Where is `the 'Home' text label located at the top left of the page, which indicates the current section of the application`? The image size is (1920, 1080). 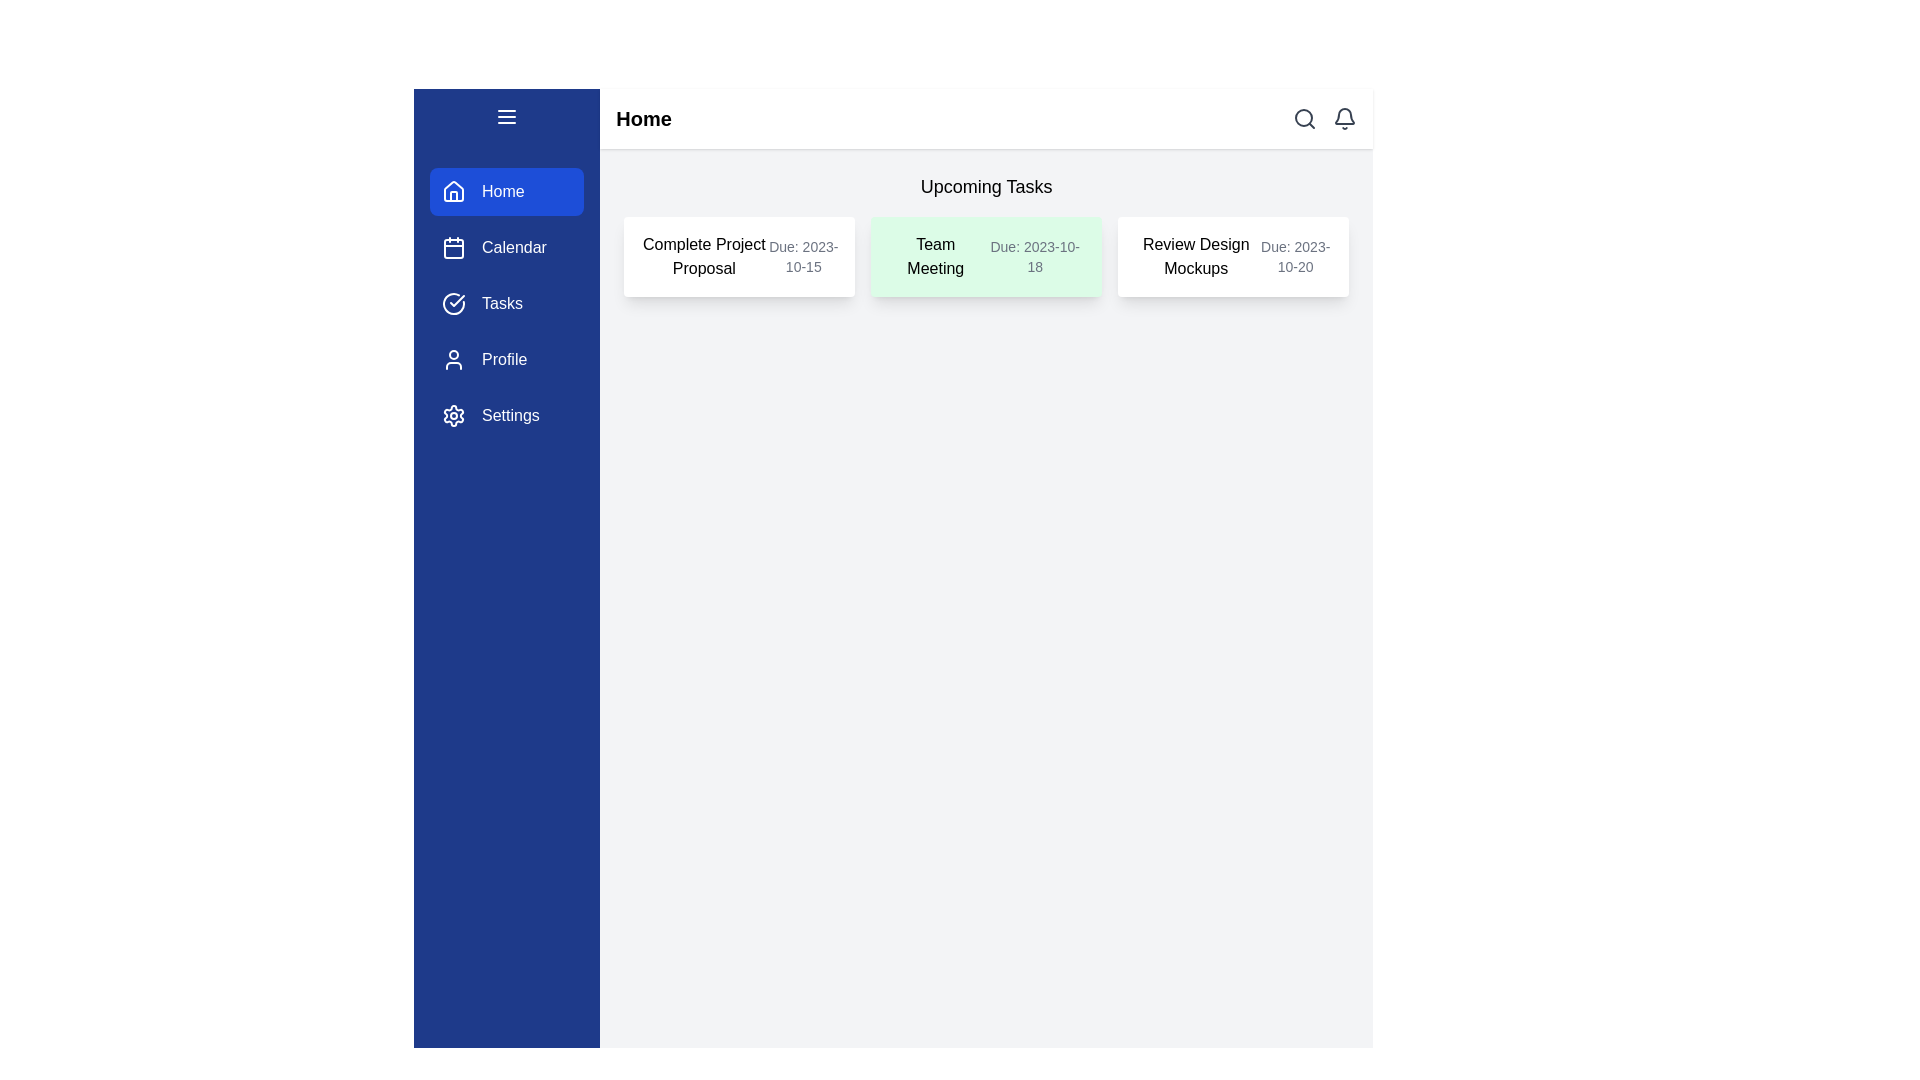
the 'Home' text label located at the top left of the page, which indicates the current section of the application is located at coordinates (643, 119).